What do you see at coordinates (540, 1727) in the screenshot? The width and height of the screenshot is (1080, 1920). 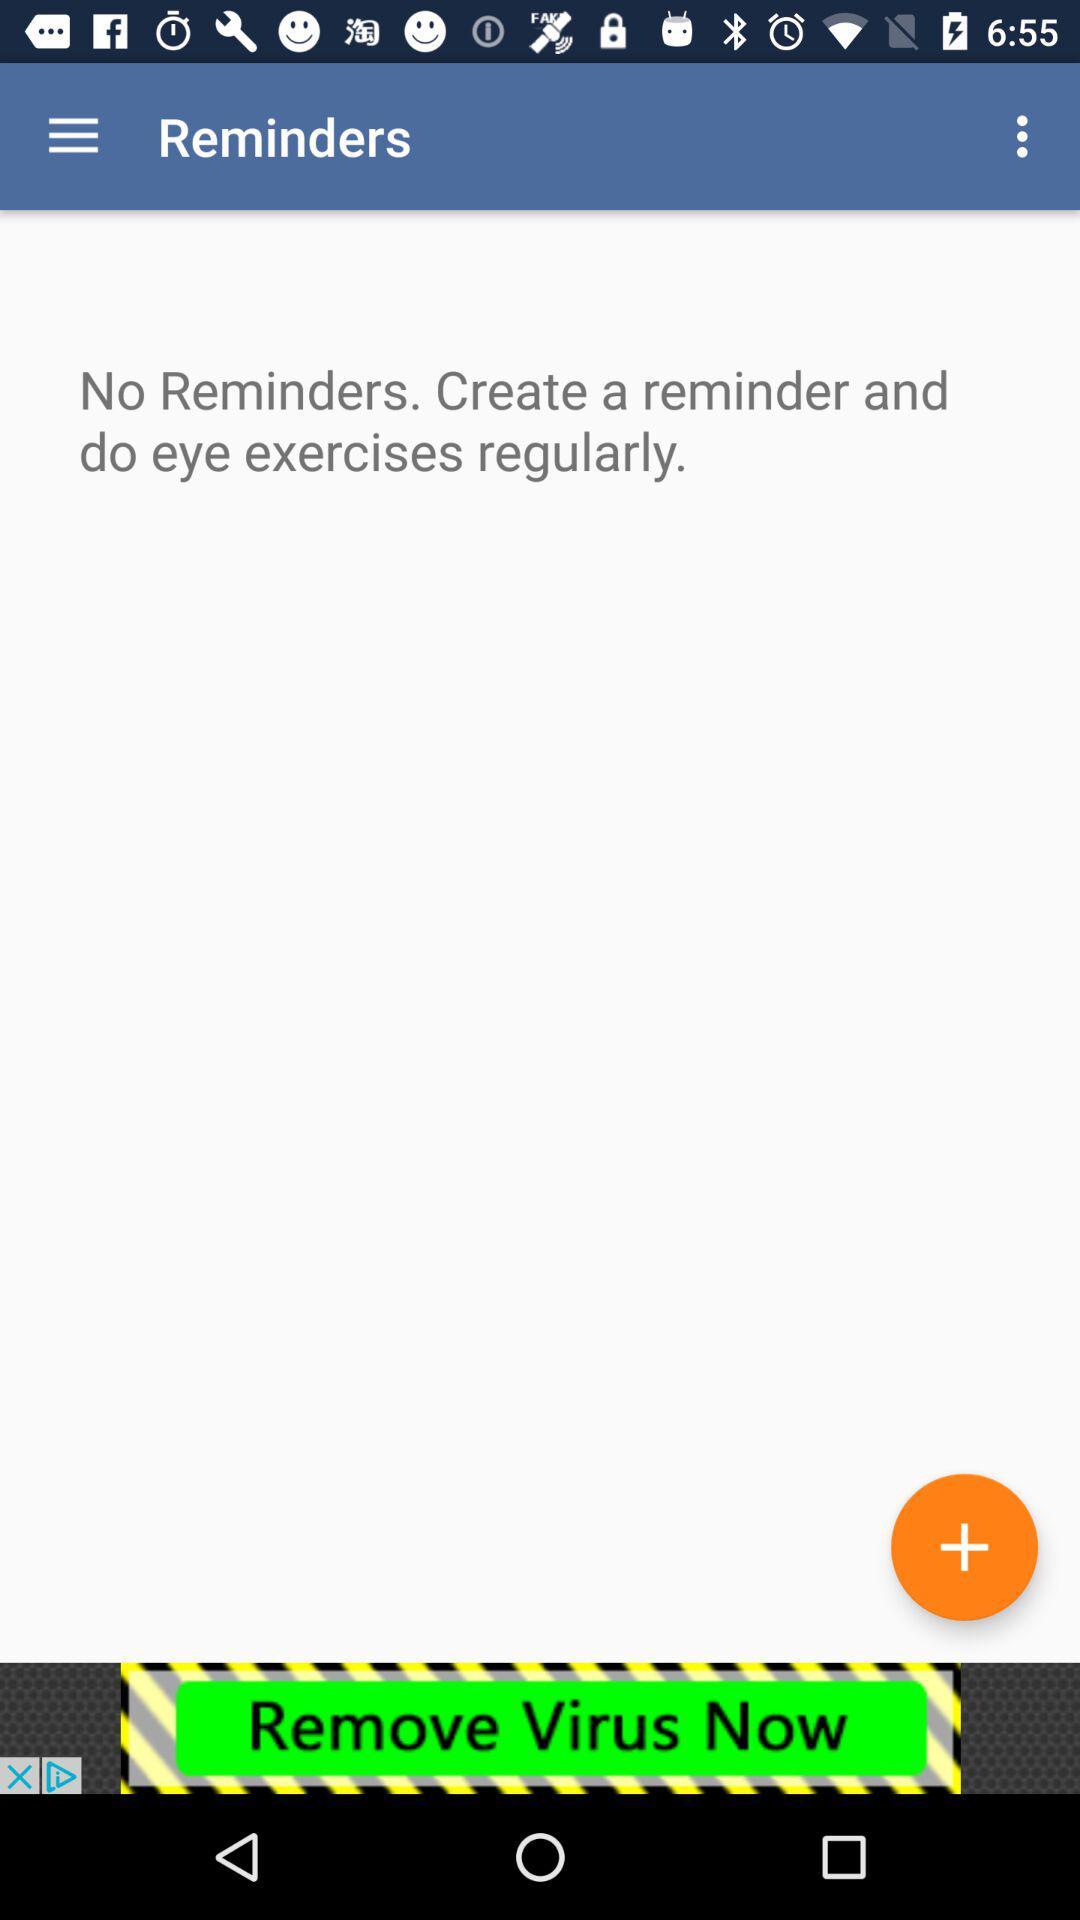 I see `advertisement` at bounding box center [540, 1727].